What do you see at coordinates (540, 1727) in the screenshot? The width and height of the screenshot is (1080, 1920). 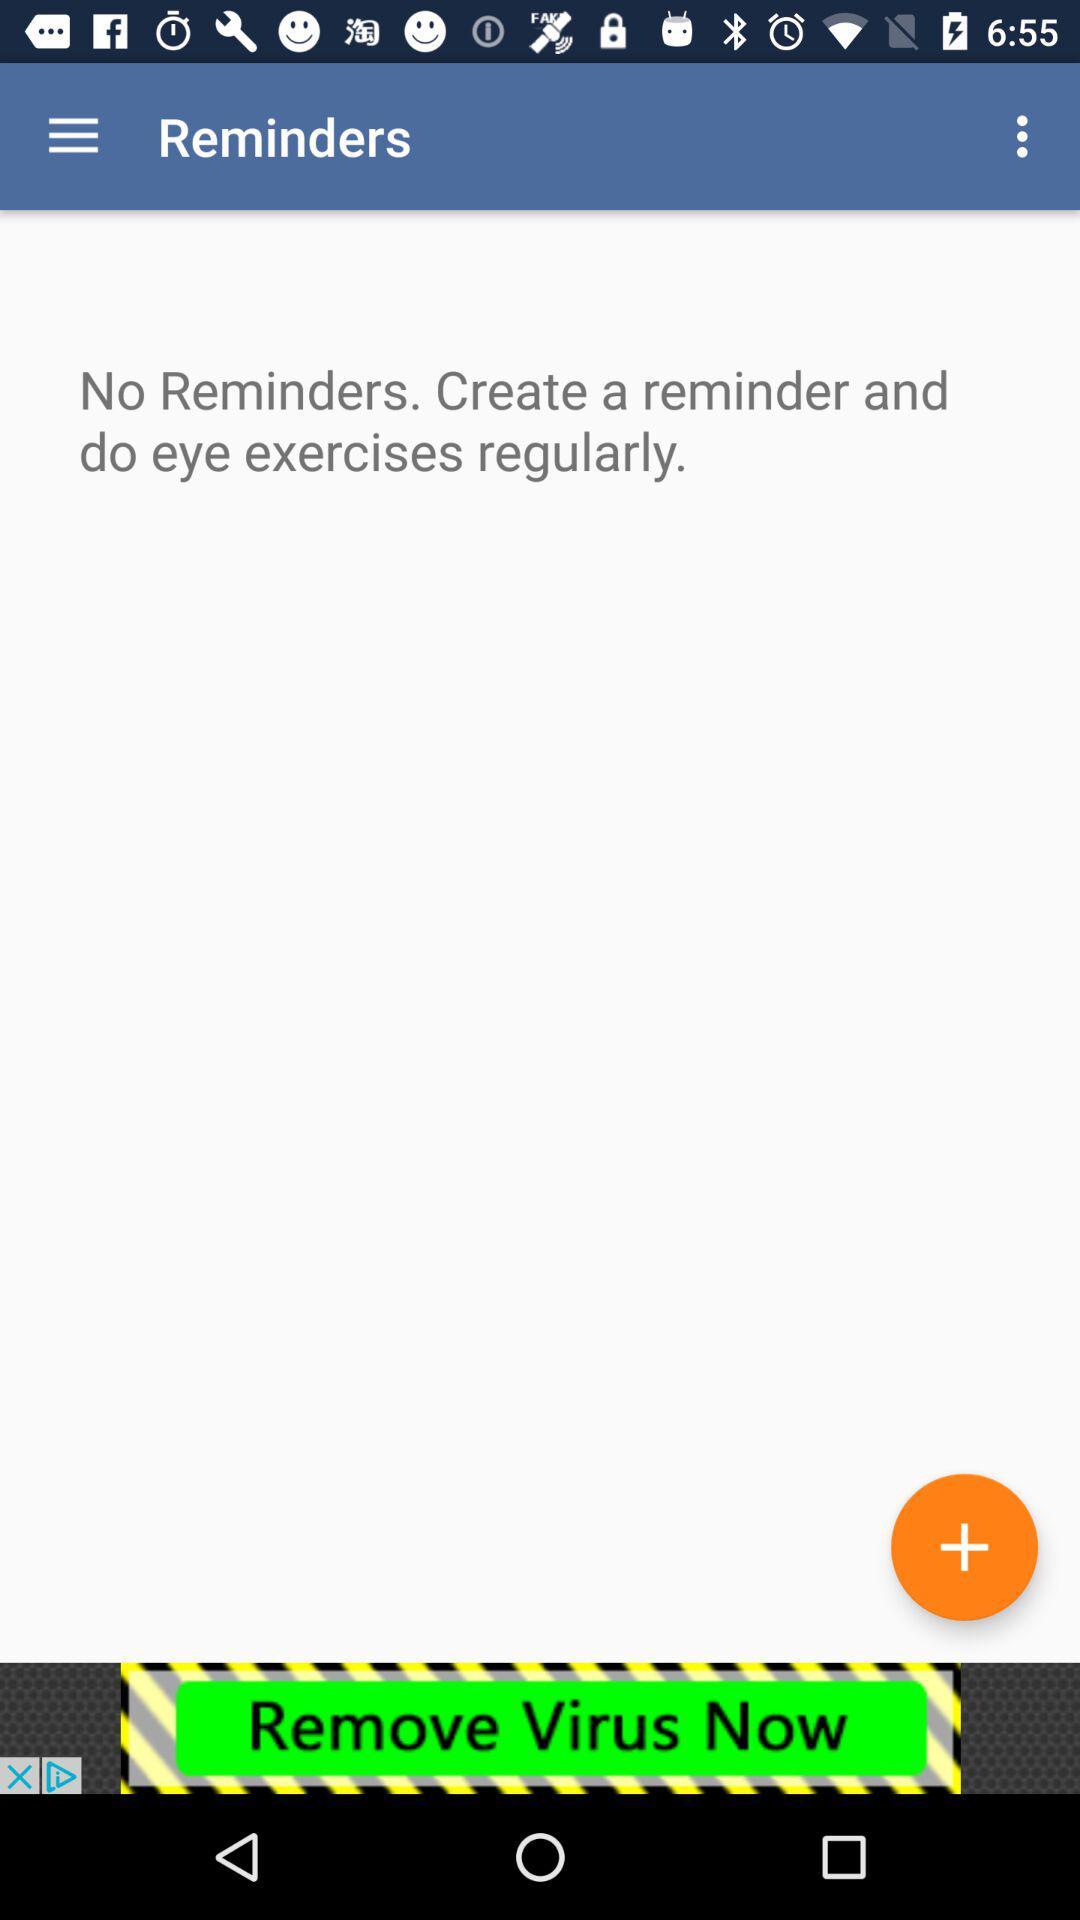 I see `advertisement` at bounding box center [540, 1727].